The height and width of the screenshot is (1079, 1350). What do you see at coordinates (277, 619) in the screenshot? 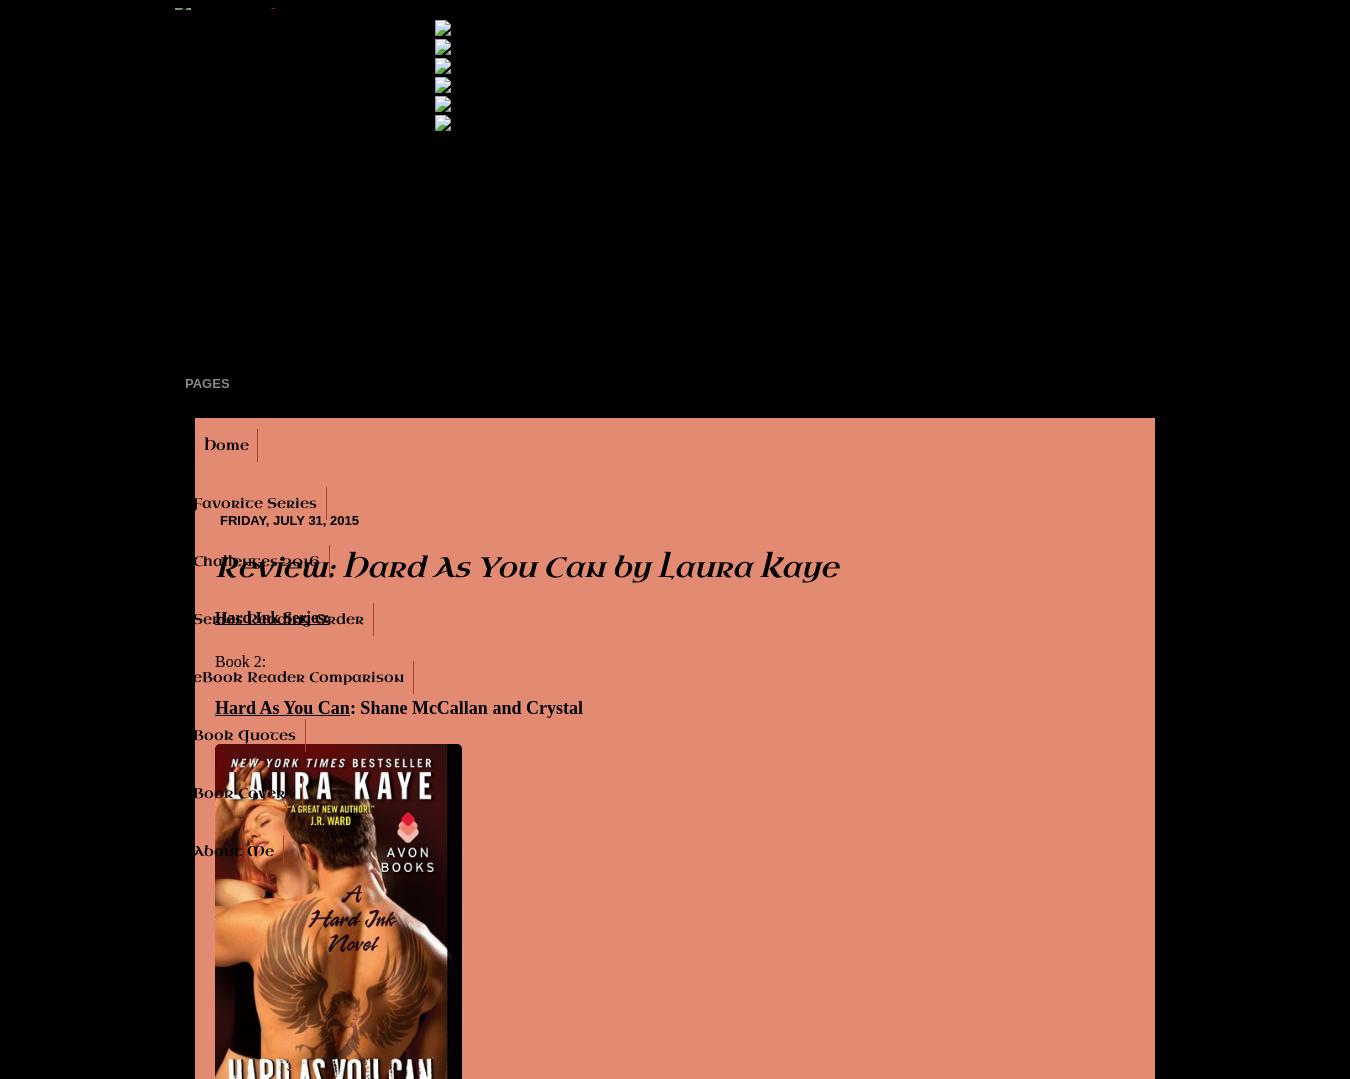
I see `'Series Reading Order'` at bounding box center [277, 619].